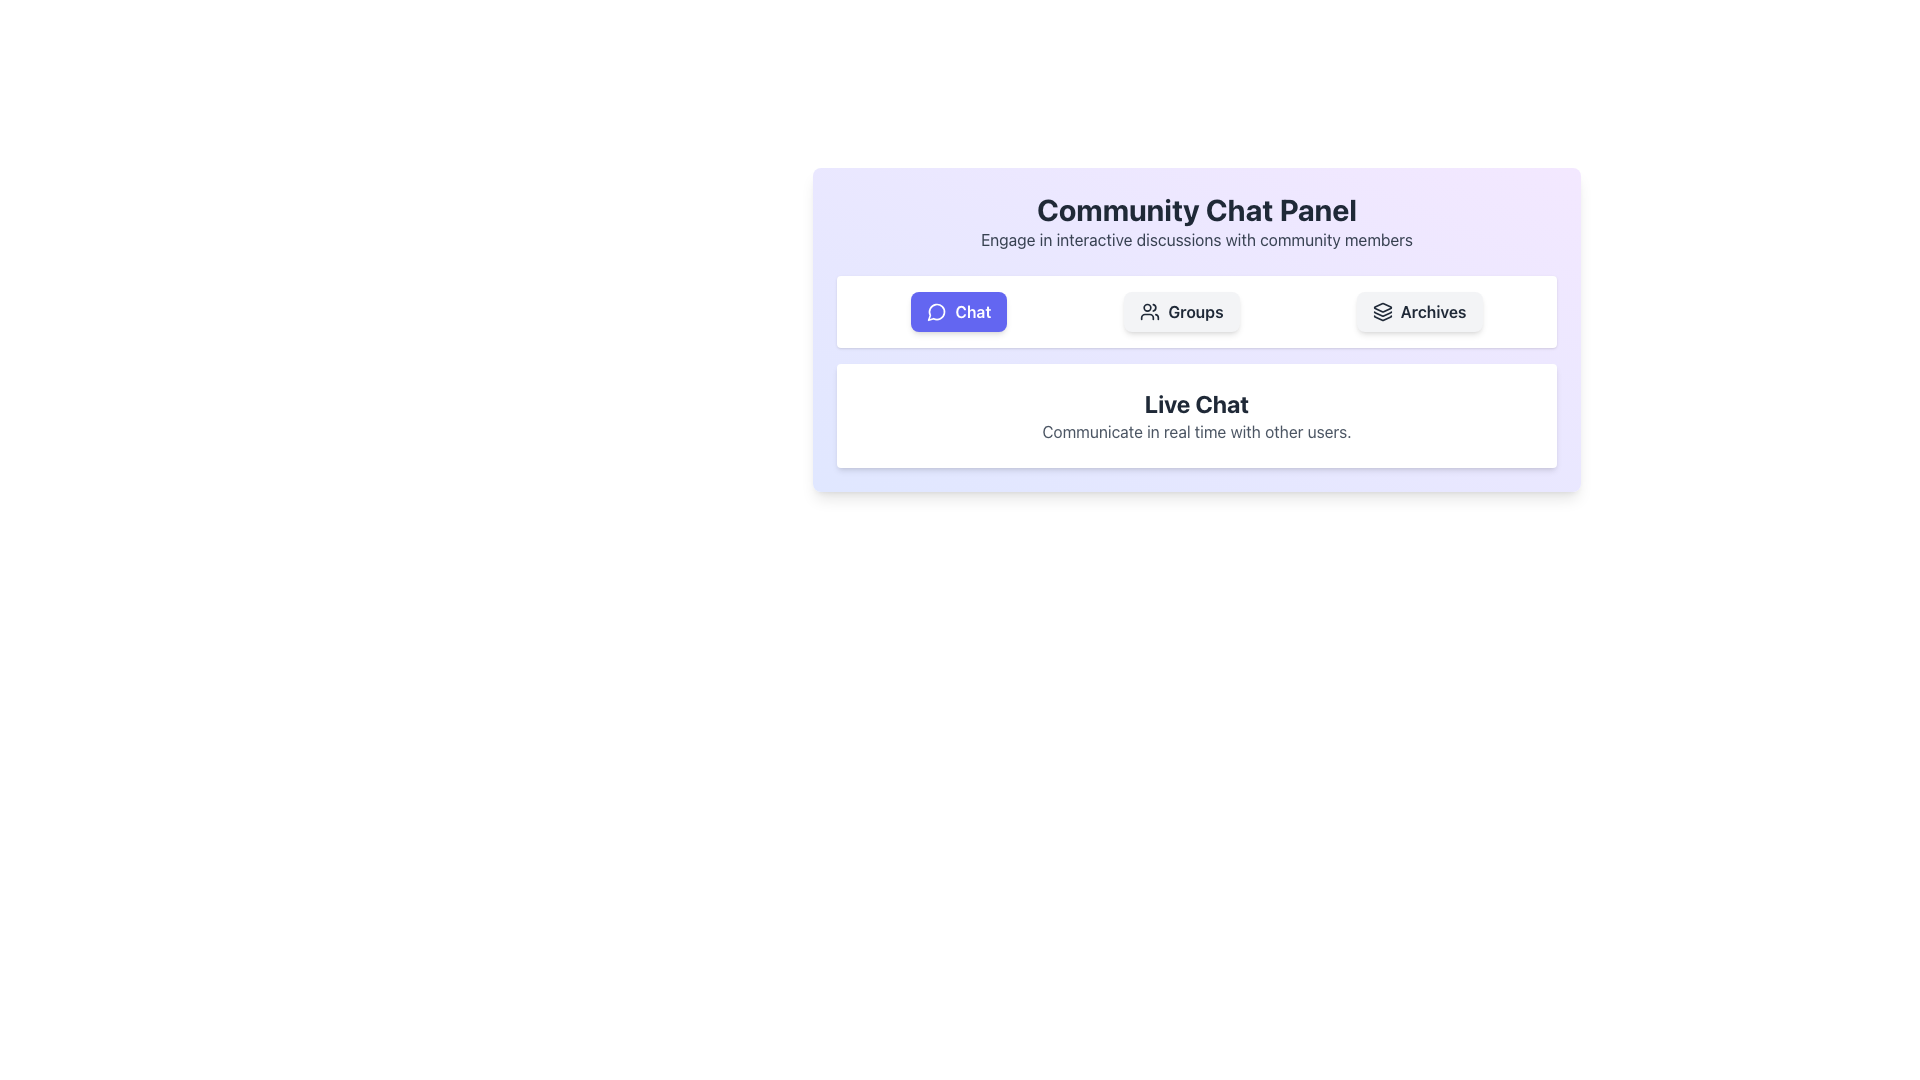 This screenshot has height=1080, width=1920. What do you see at coordinates (936, 312) in the screenshot?
I see `the circular speech bubble icon of the 'Chat' button, which is located at the top-left of the horizontal options bar in the 'Community Chat Panel'` at bounding box center [936, 312].